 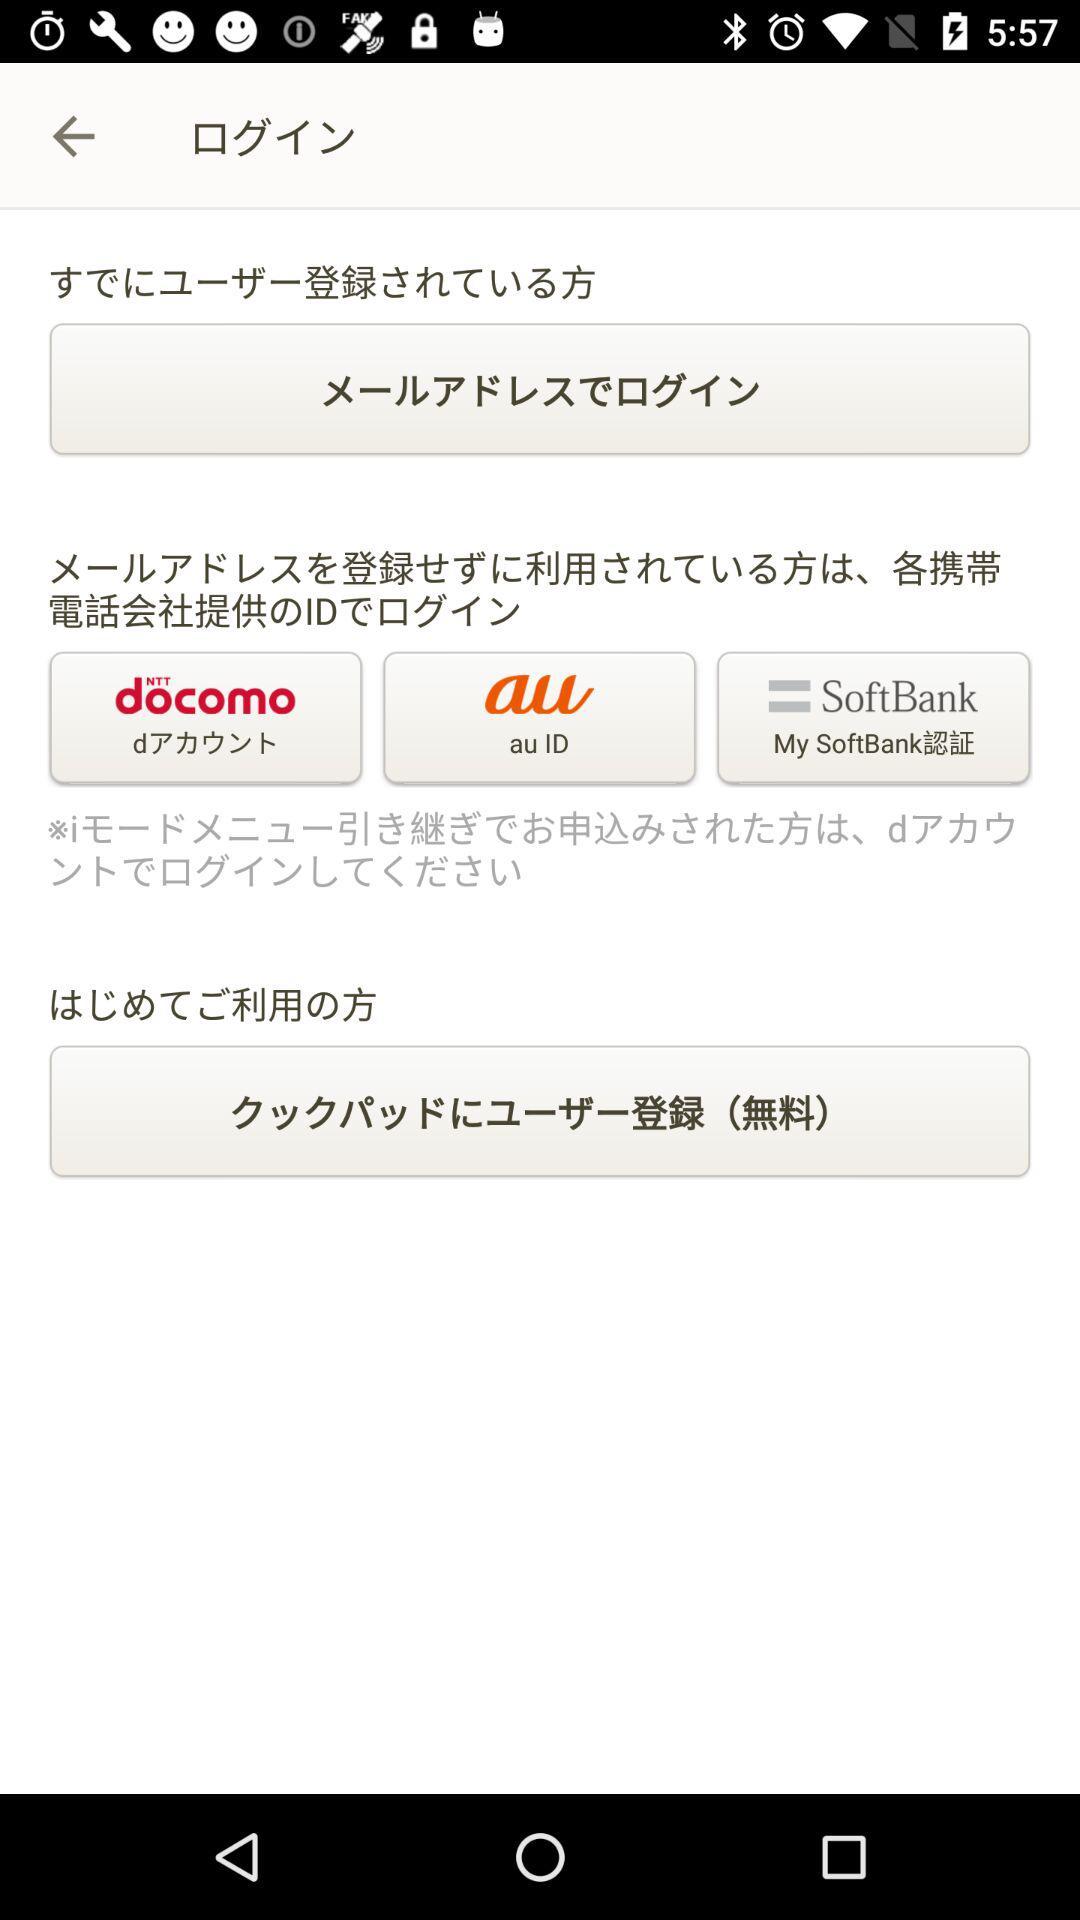 What do you see at coordinates (872, 719) in the screenshot?
I see `item next to the au id` at bounding box center [872, 719].